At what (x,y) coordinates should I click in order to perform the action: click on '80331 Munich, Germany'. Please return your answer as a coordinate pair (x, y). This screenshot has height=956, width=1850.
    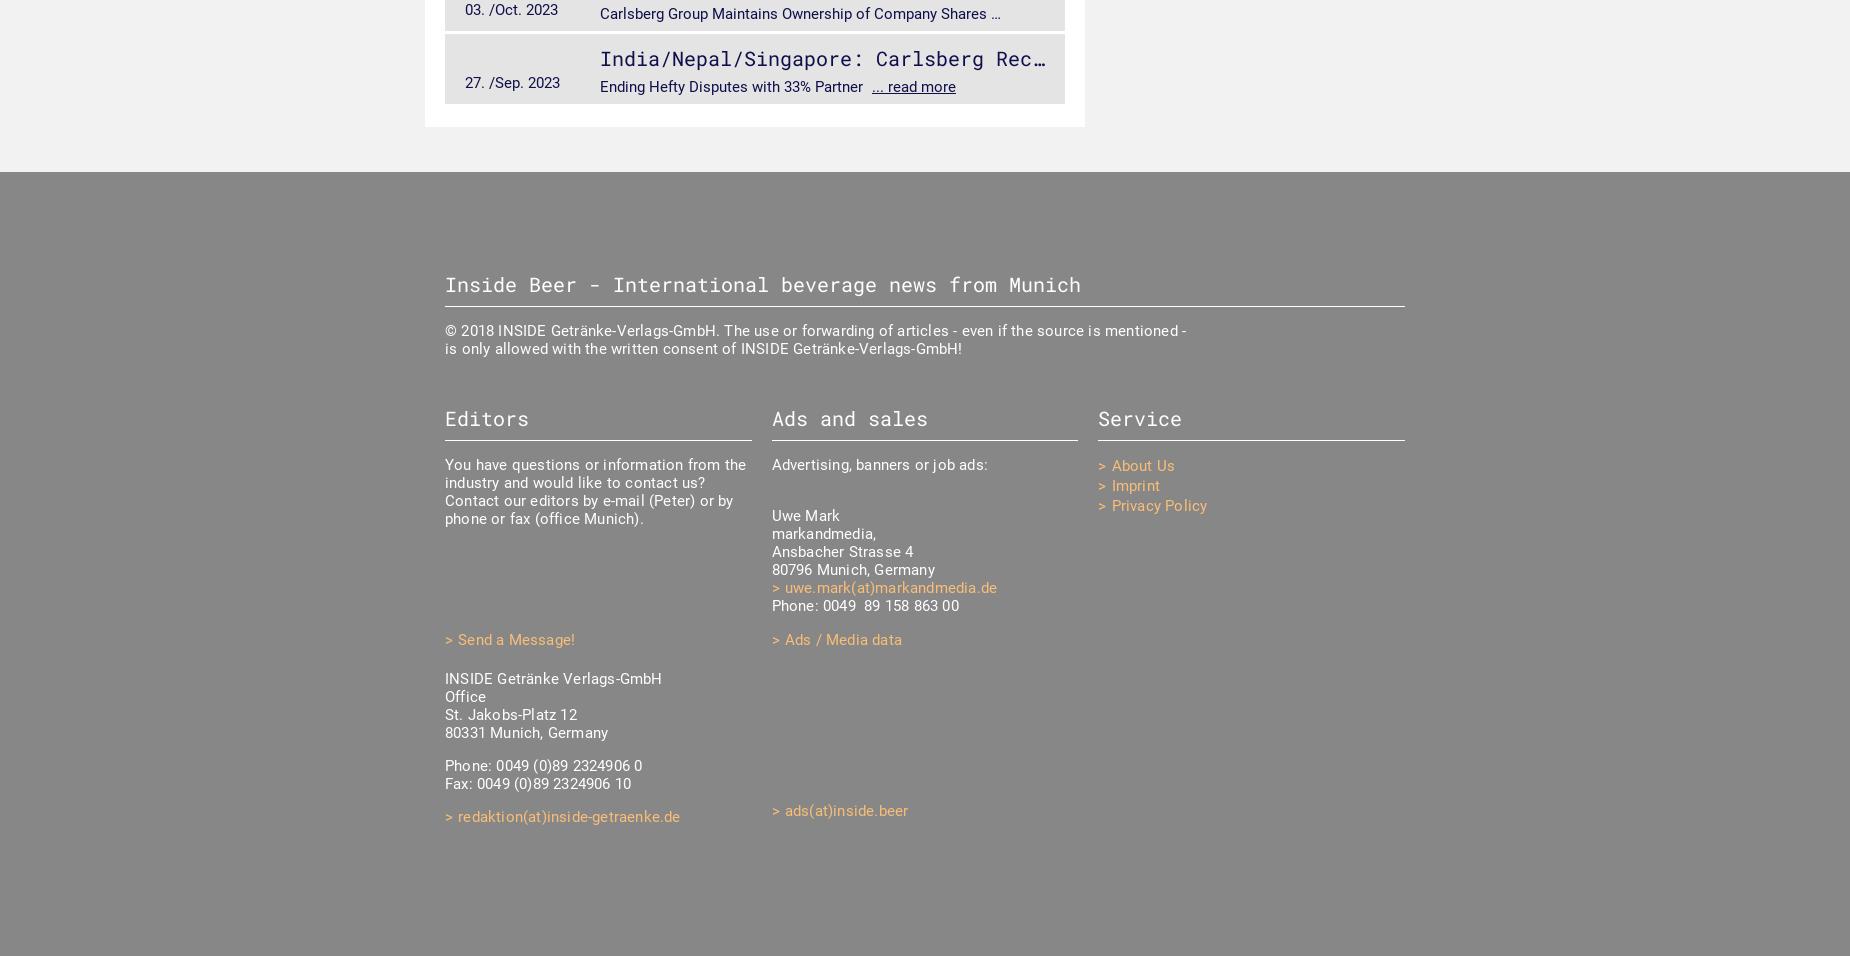
    Looking at the image, I should click on (526, 731).